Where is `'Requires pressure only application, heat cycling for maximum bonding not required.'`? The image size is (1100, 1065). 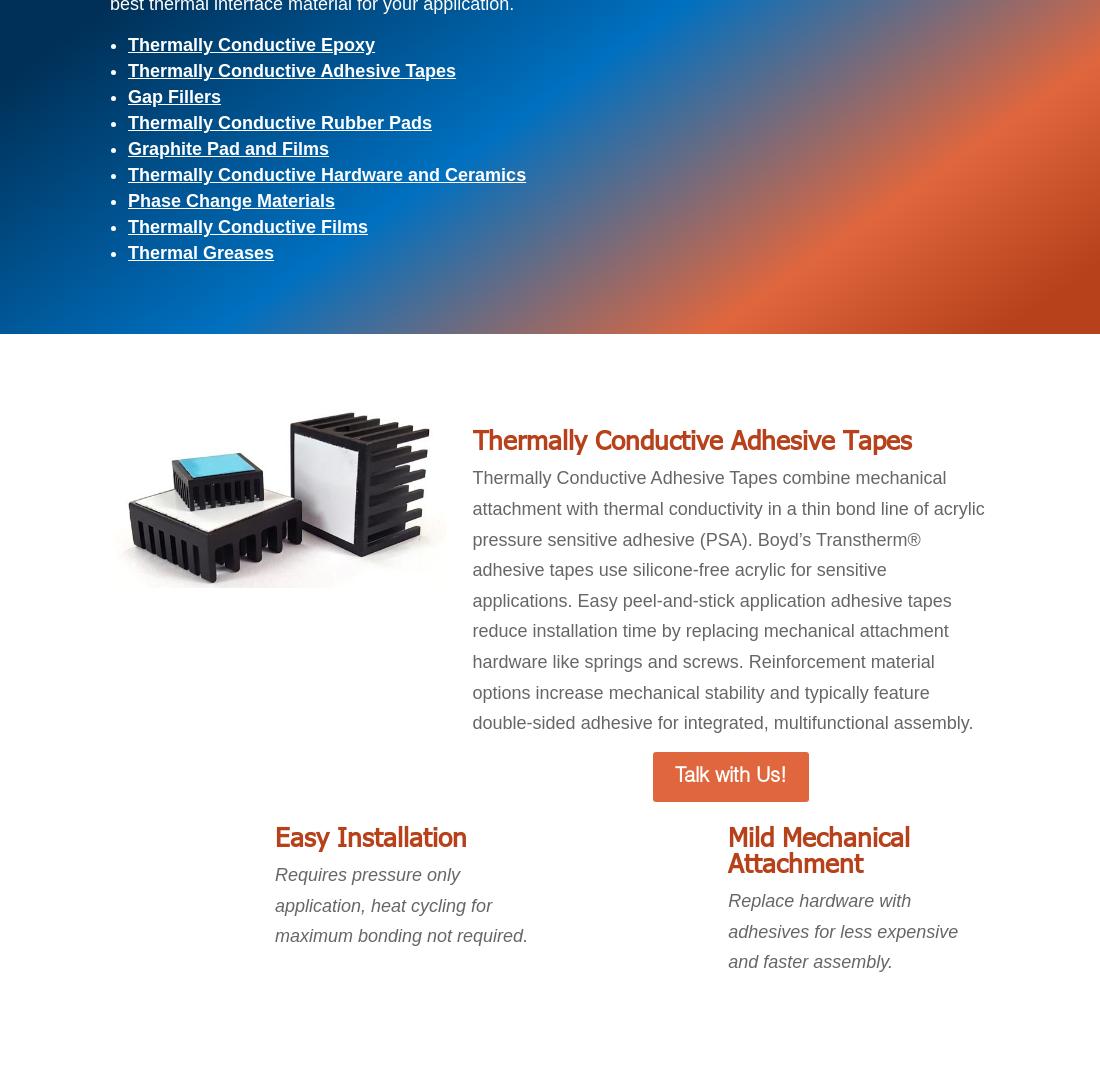 'Requires pressure only application, heat cycling for maximum bonding not required.' is located at coordinates (401, 905).